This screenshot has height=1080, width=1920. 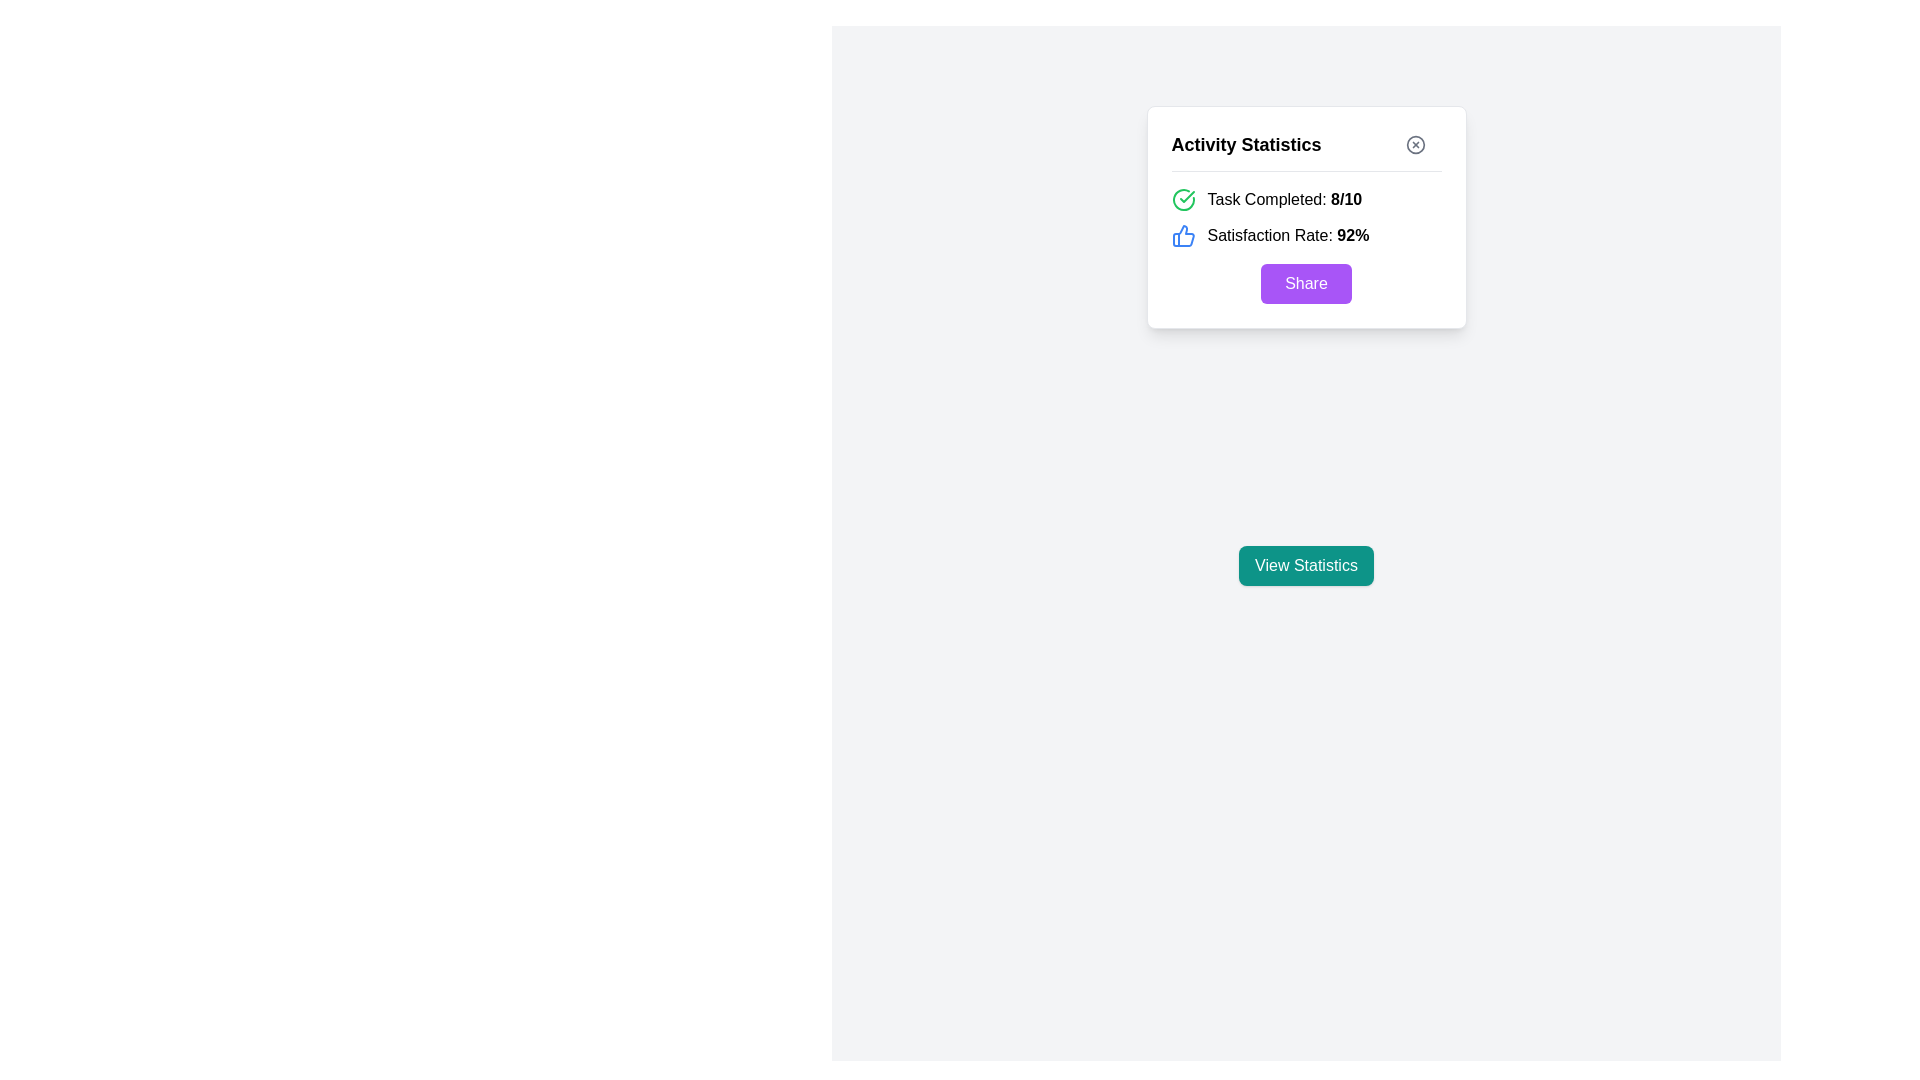 I want to click on the Text Block displaying 'Activity Statistics', which is a bold text element located at the top of a white panel, so click(x=1306, y=150).